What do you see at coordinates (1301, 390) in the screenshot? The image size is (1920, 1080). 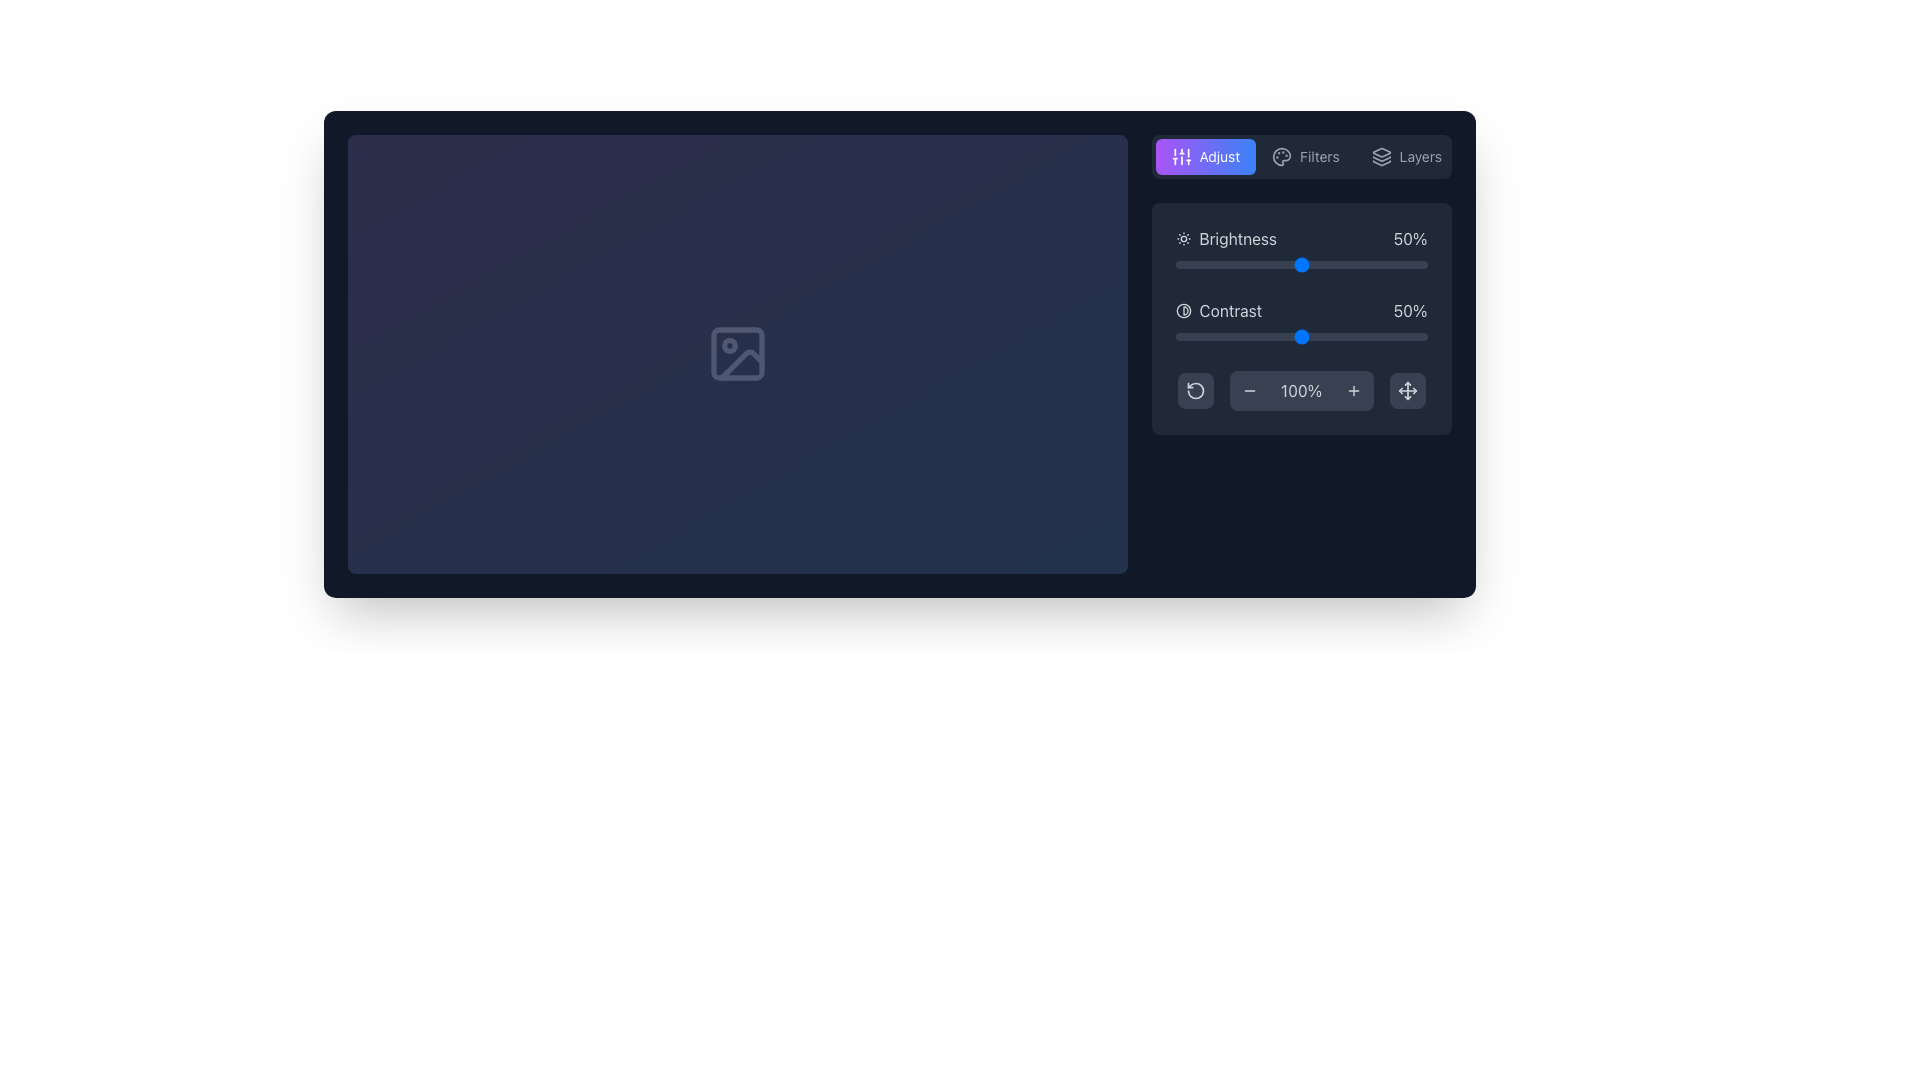 I see `the informational text component displaying the current zoom level of '100%' located in the lower-right section of the interface` at bounding box center [1301, 390].